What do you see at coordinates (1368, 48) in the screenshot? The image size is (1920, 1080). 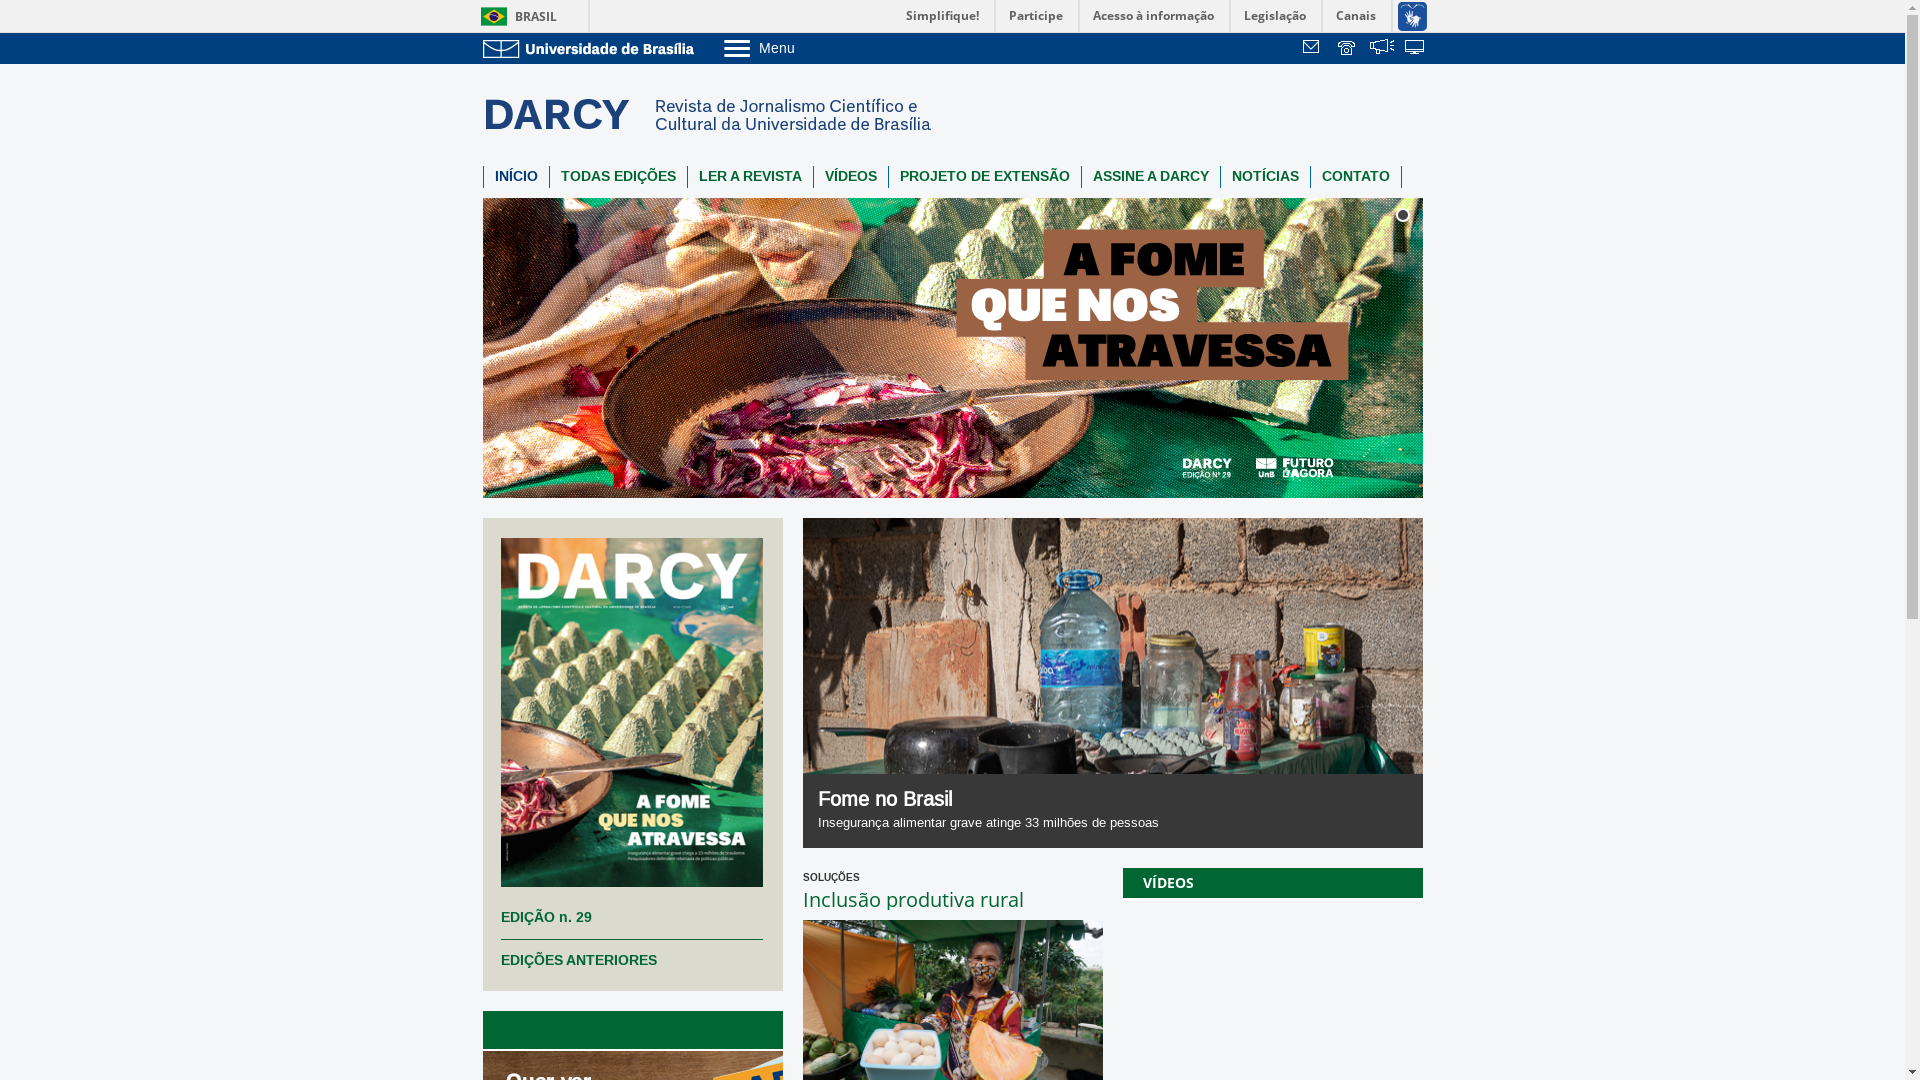 I see `'Fala.BR'` at bounding box center [1368, 48].